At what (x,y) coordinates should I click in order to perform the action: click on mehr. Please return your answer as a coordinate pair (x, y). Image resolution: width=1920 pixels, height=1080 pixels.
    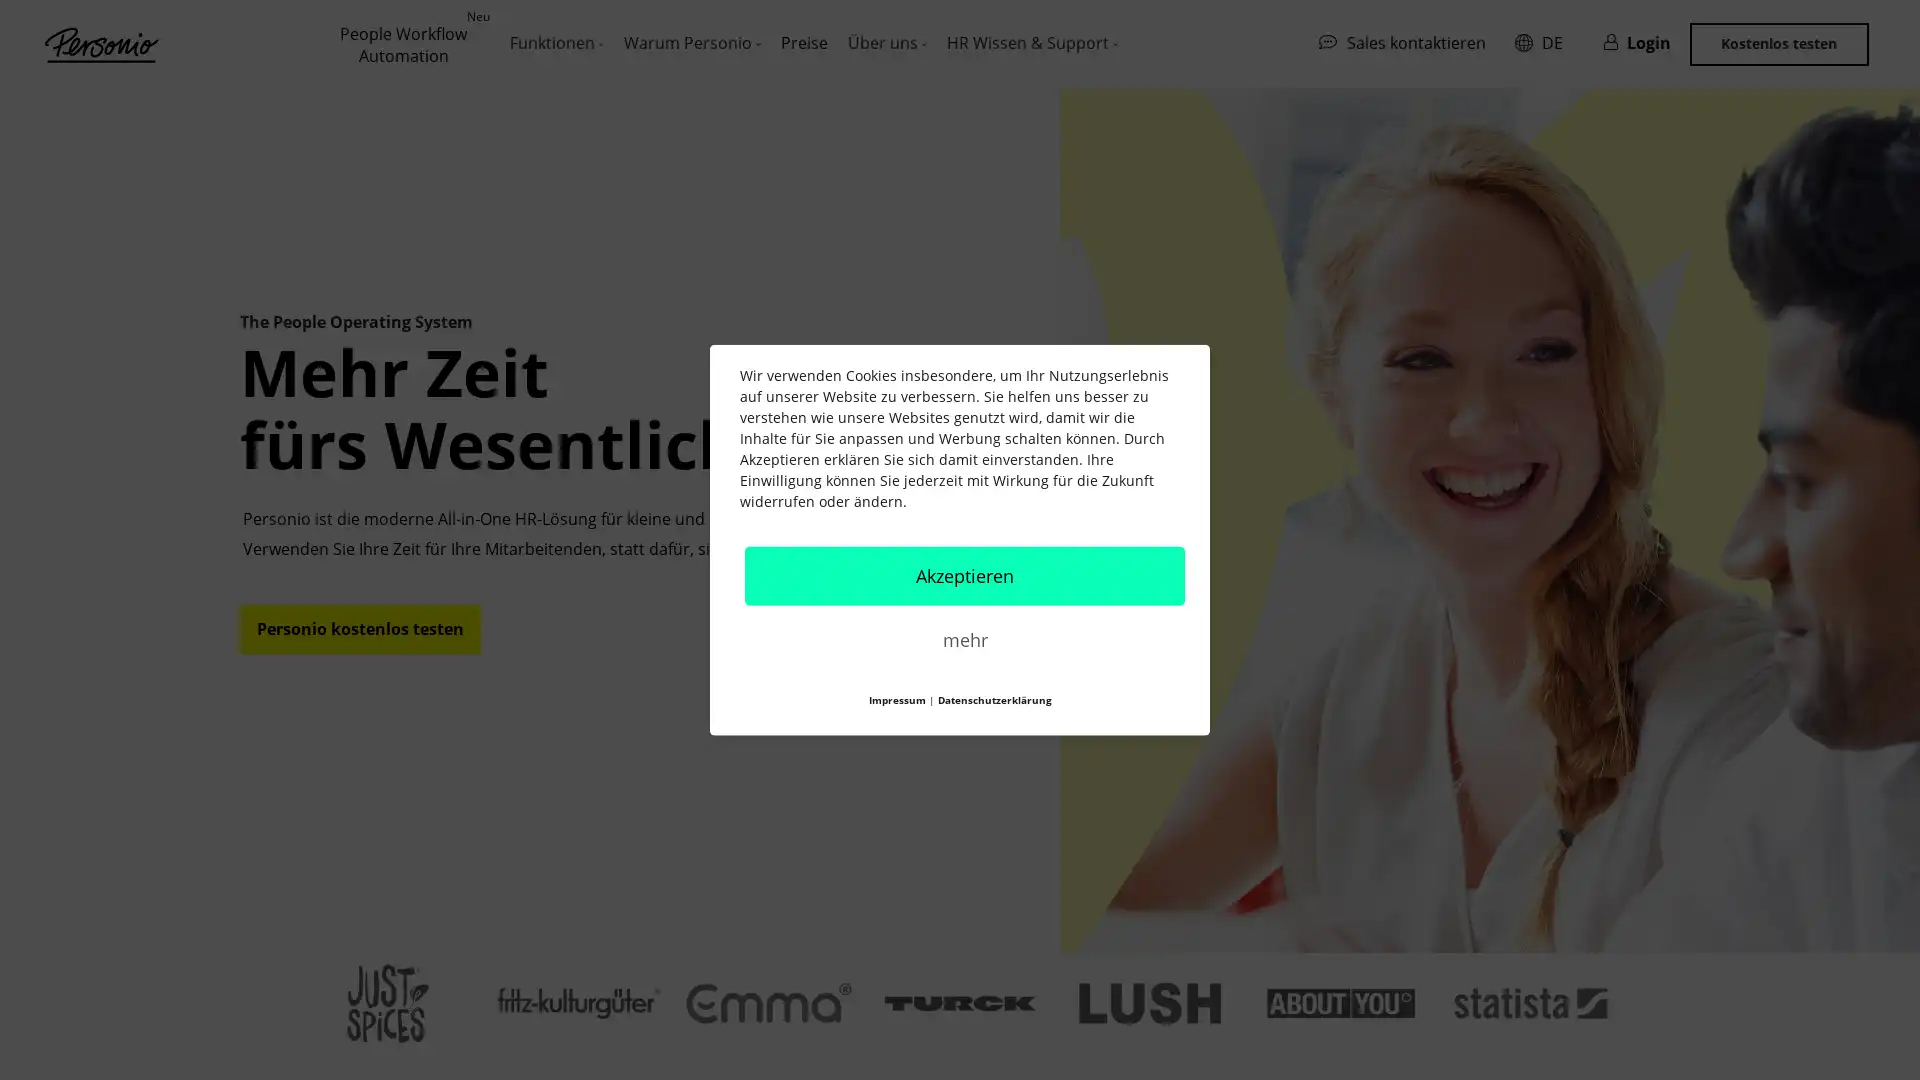
    Looking at the image, I should click on (964, 639).